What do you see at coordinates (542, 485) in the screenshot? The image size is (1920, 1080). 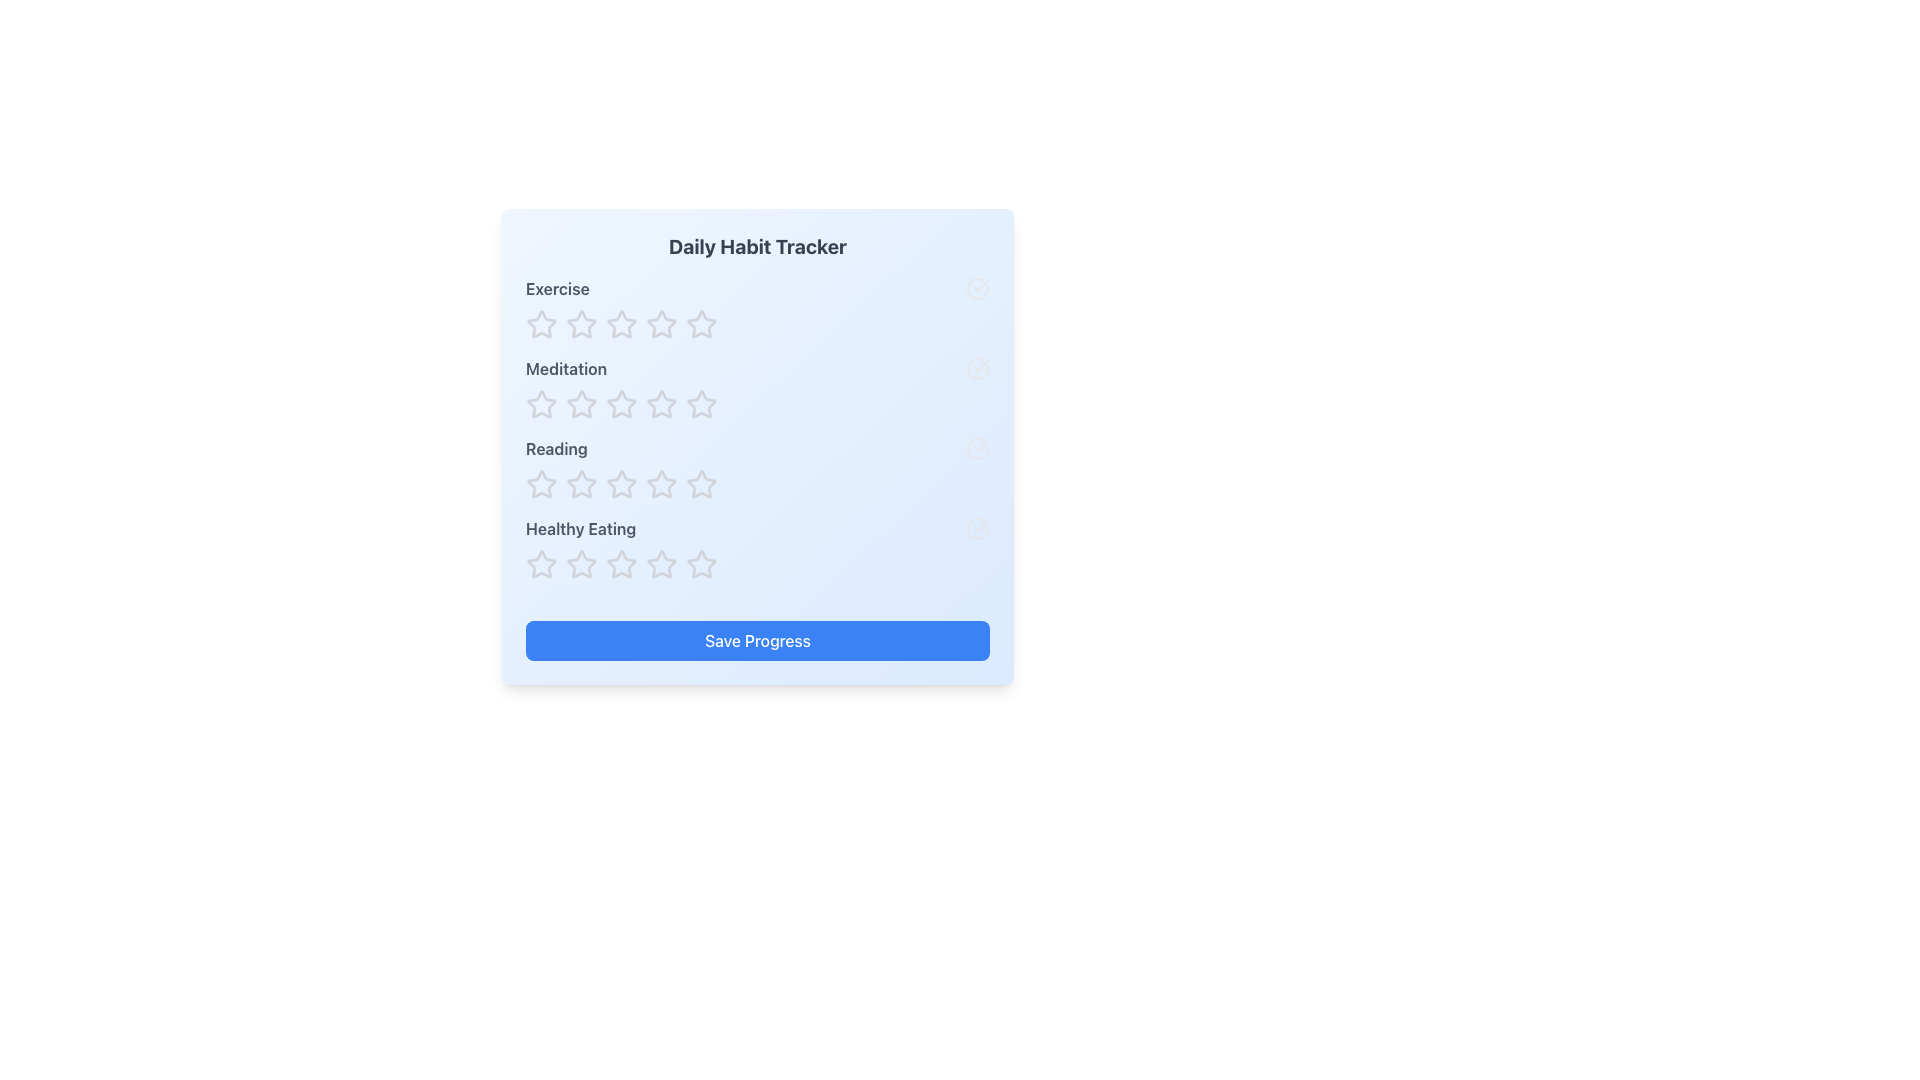 I see `the first hollow star icon in the rating system under the 'Reading' label to set a score` at bounding box center [542, 485].